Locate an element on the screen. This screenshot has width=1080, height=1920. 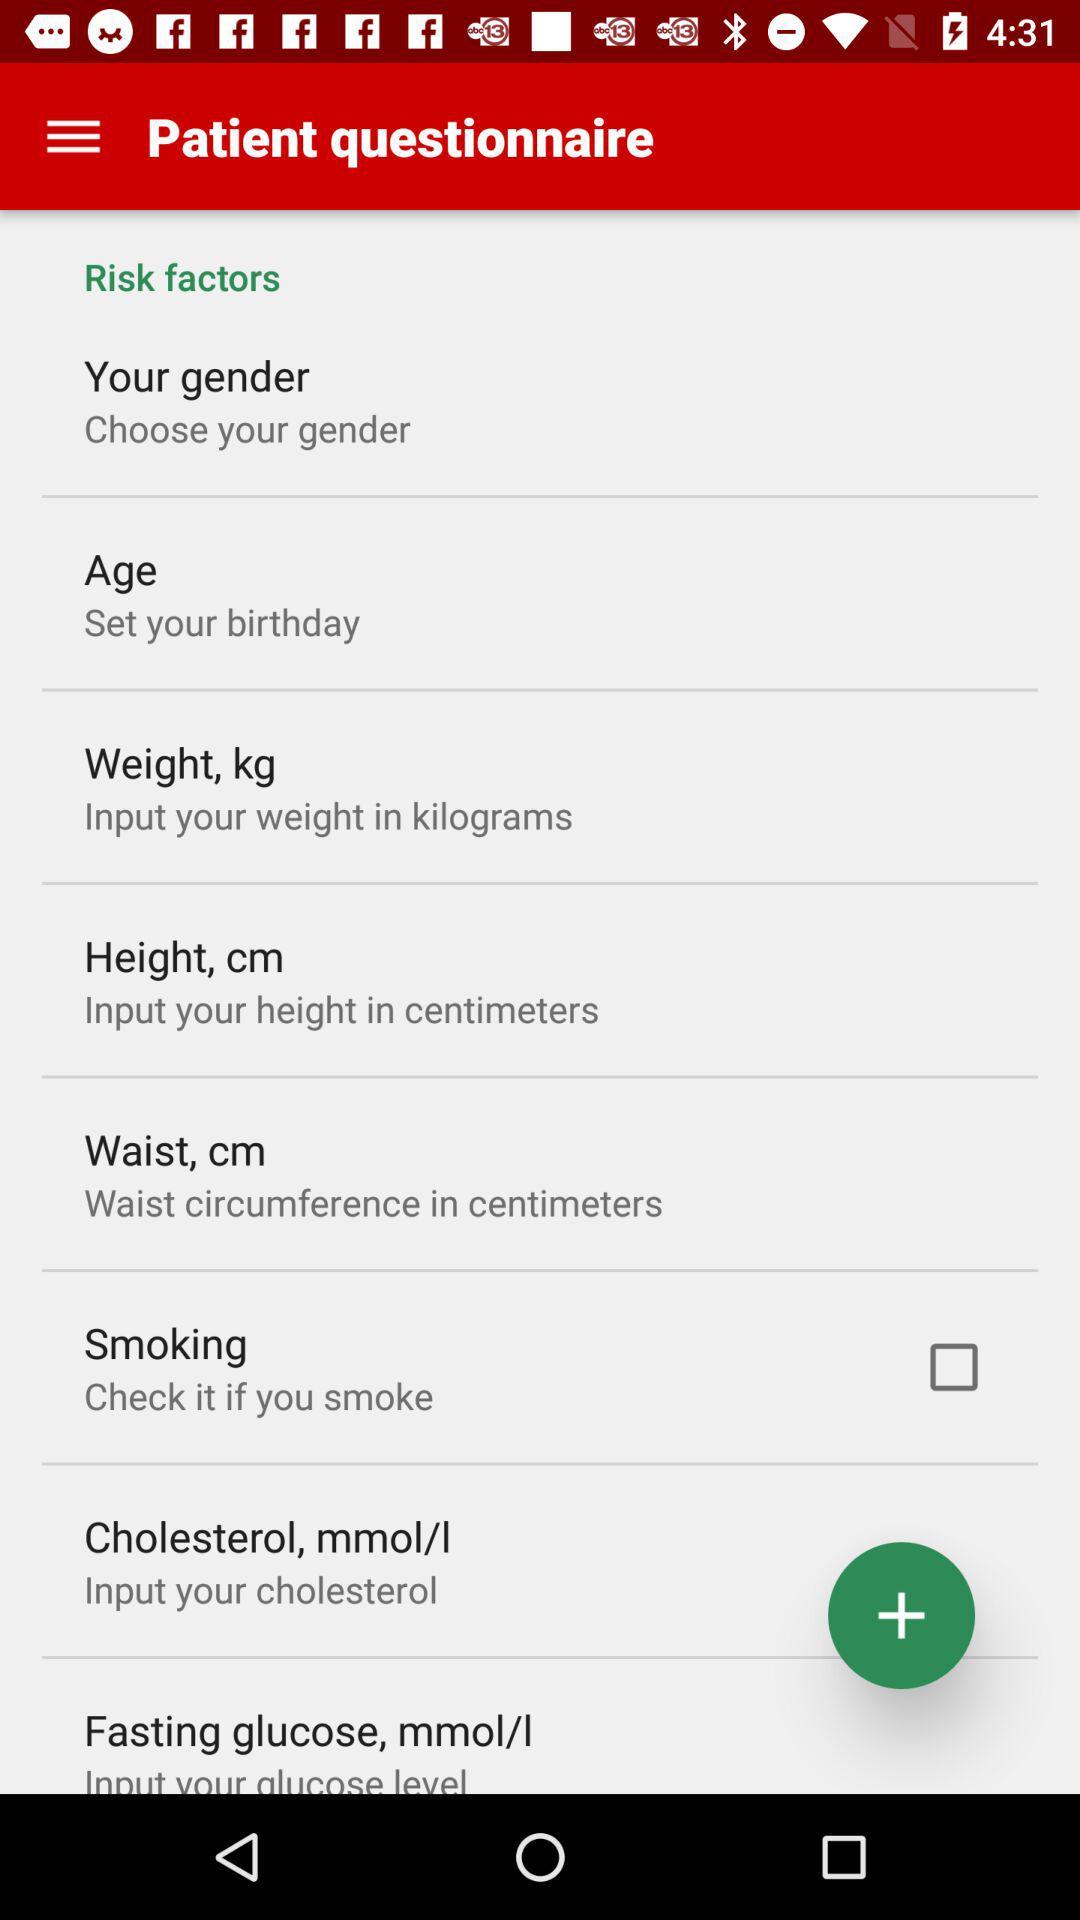
icon below age item is located at coordinates (222, 620).